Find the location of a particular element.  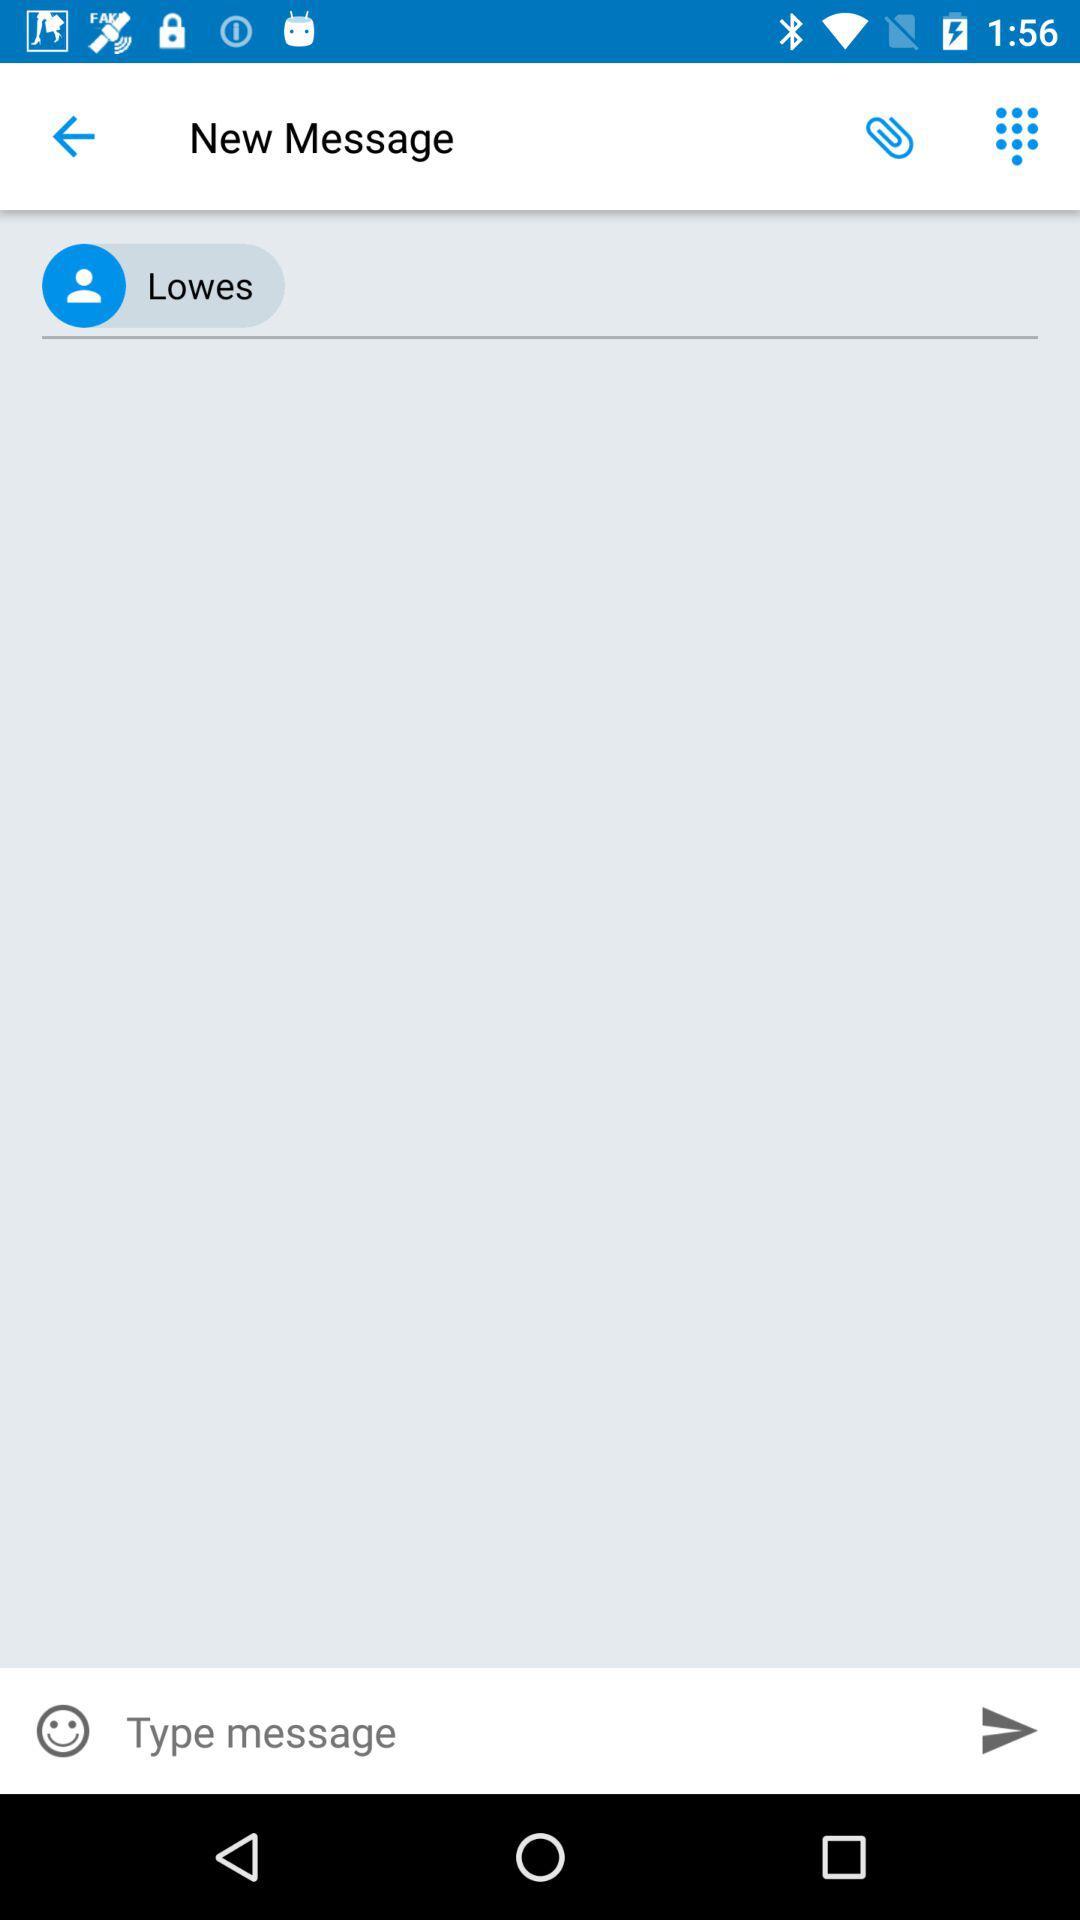

shows message type area is located at coordinates (532, 1730).